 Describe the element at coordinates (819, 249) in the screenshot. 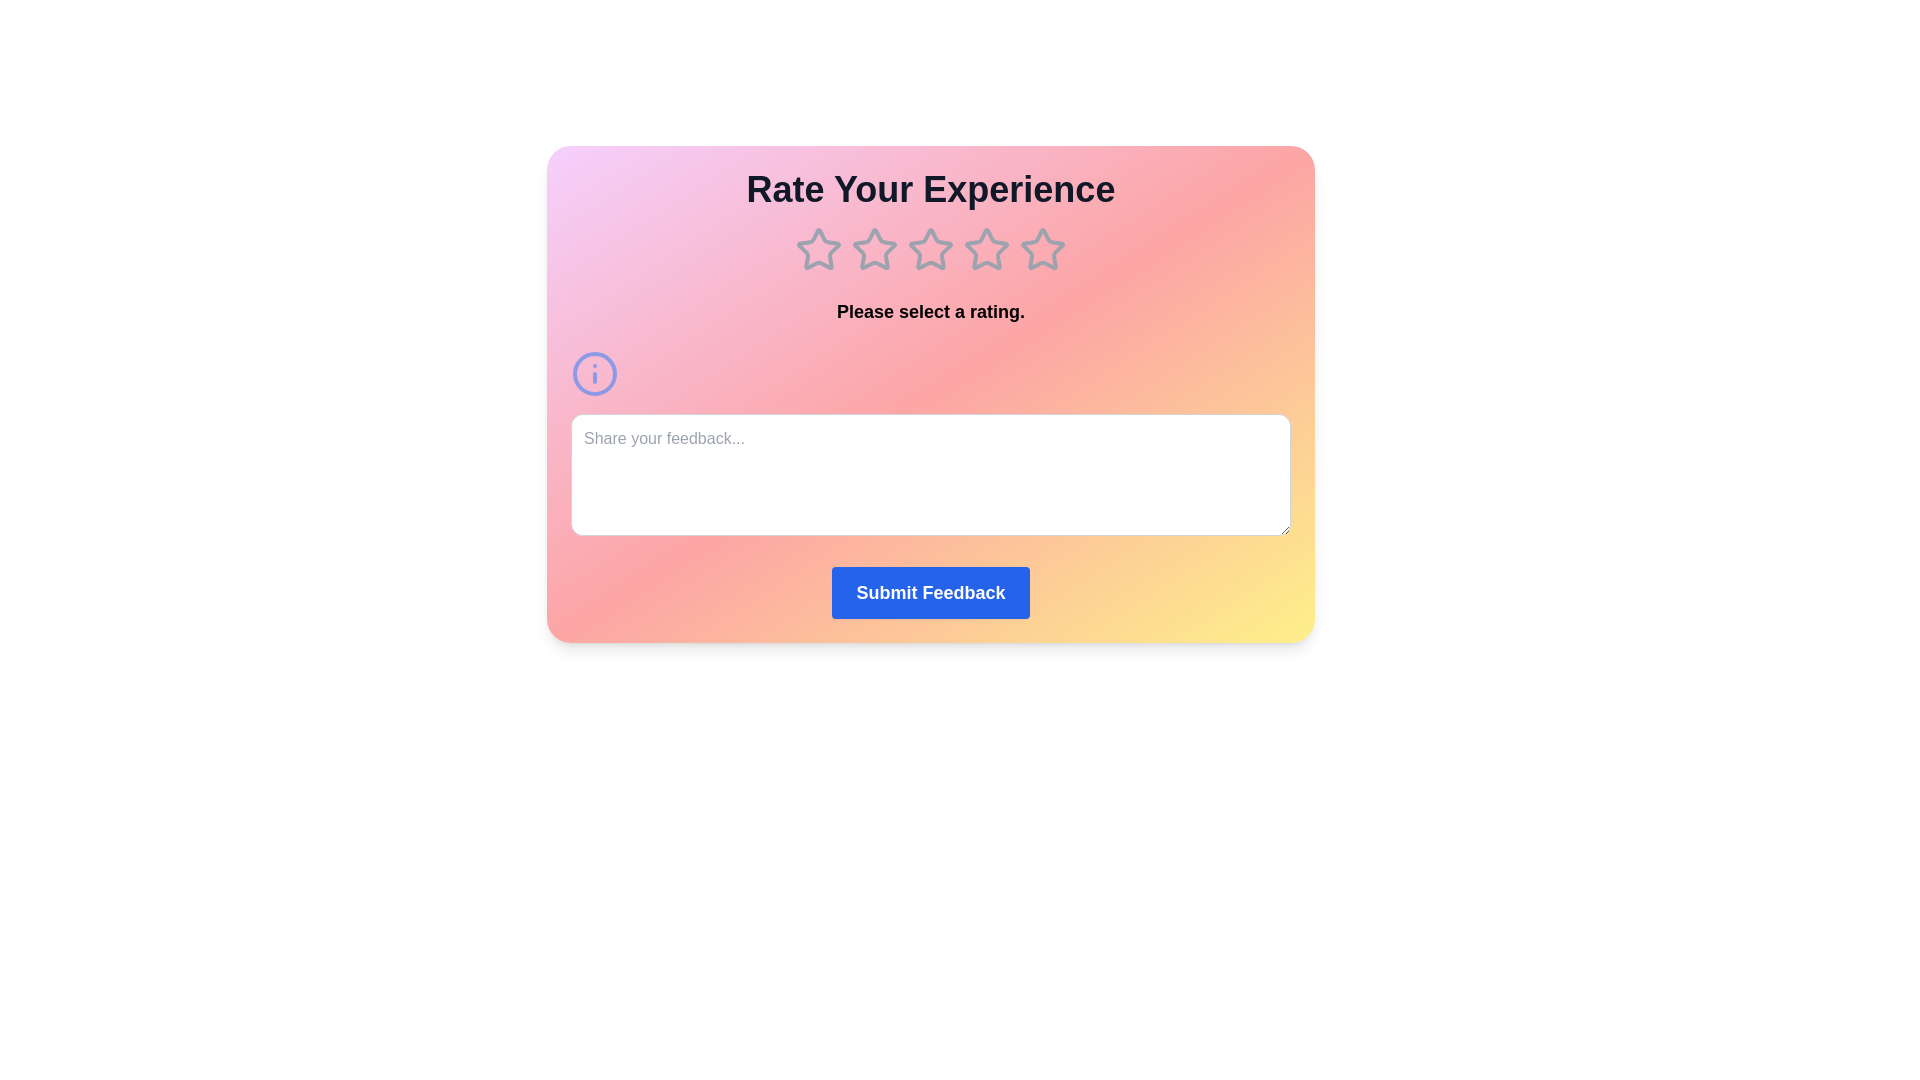

I see `the star corresponding to 1 to preview the rating` at that location.